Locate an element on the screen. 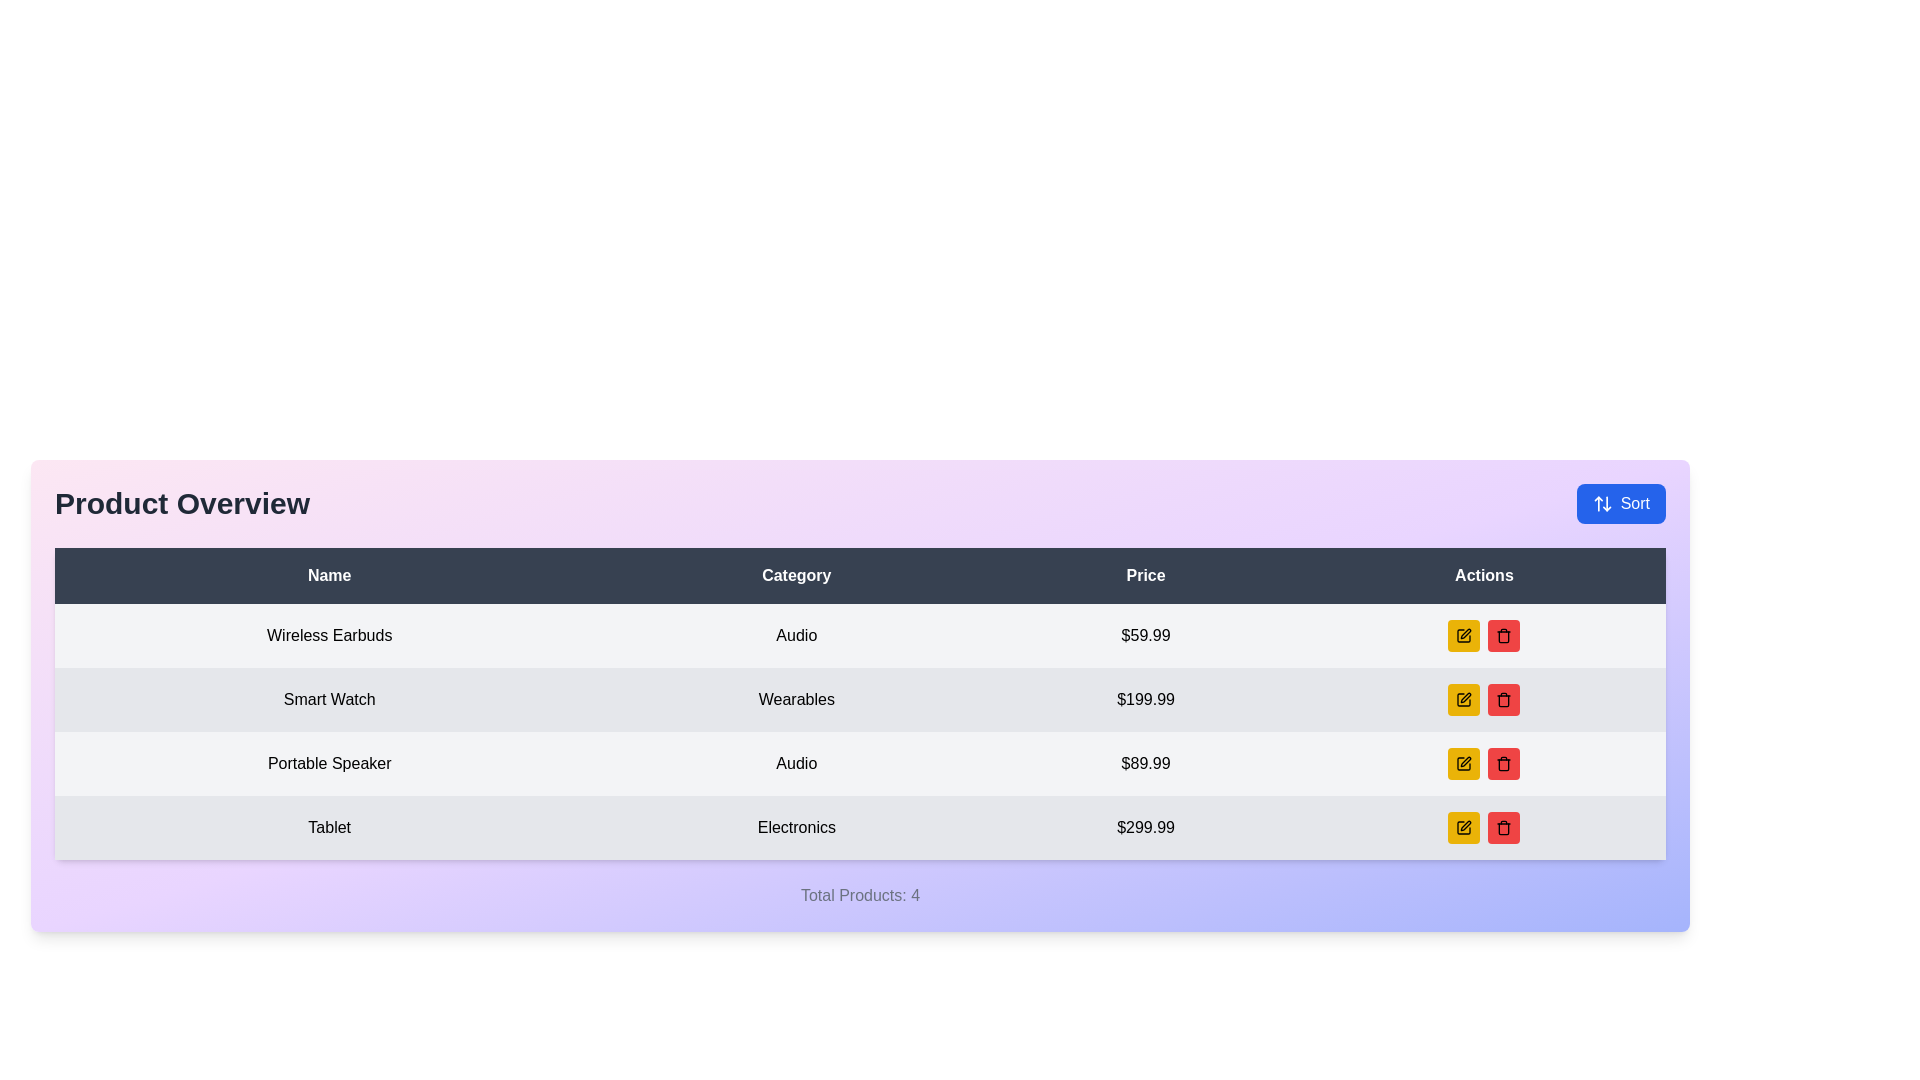  the edit icon button located in the last row of the actions column in the table is located at coordinates (1466, 697).